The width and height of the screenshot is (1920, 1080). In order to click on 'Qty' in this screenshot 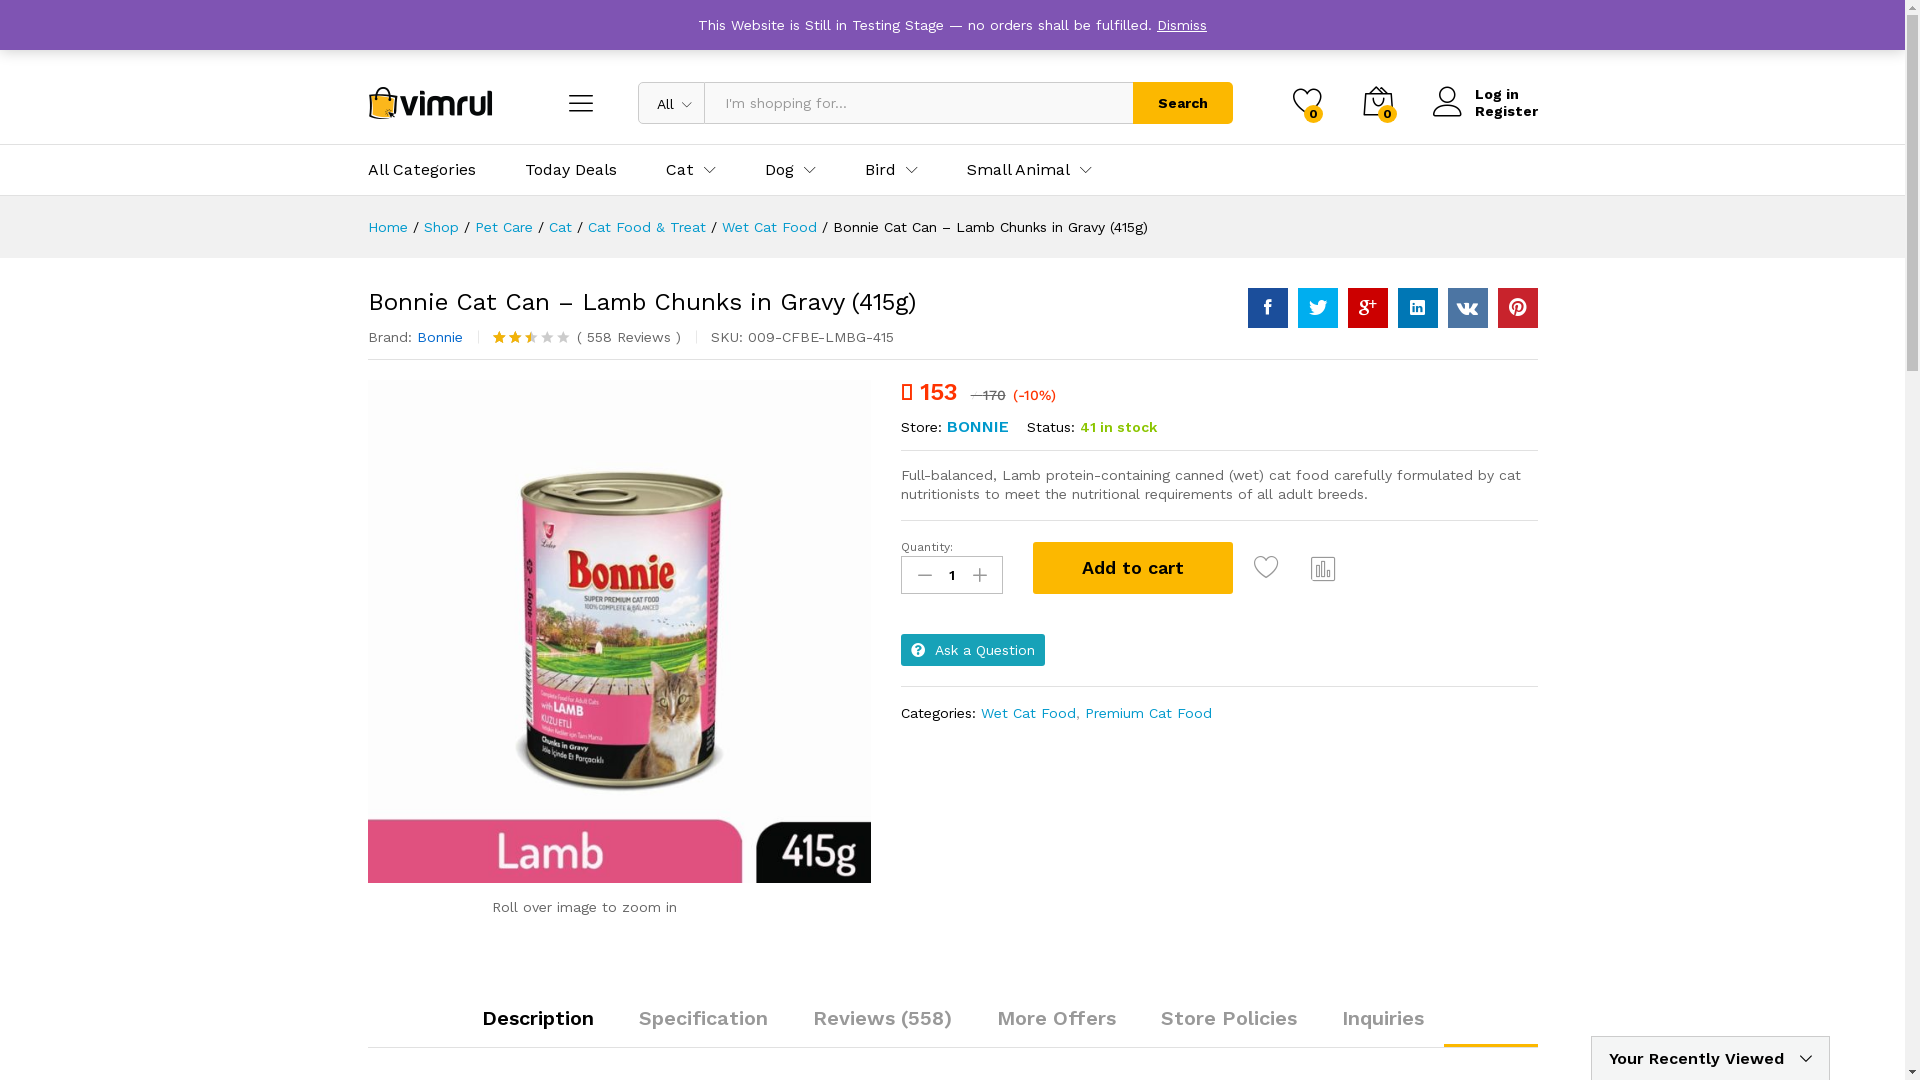, I will do `click(950, 574)`.